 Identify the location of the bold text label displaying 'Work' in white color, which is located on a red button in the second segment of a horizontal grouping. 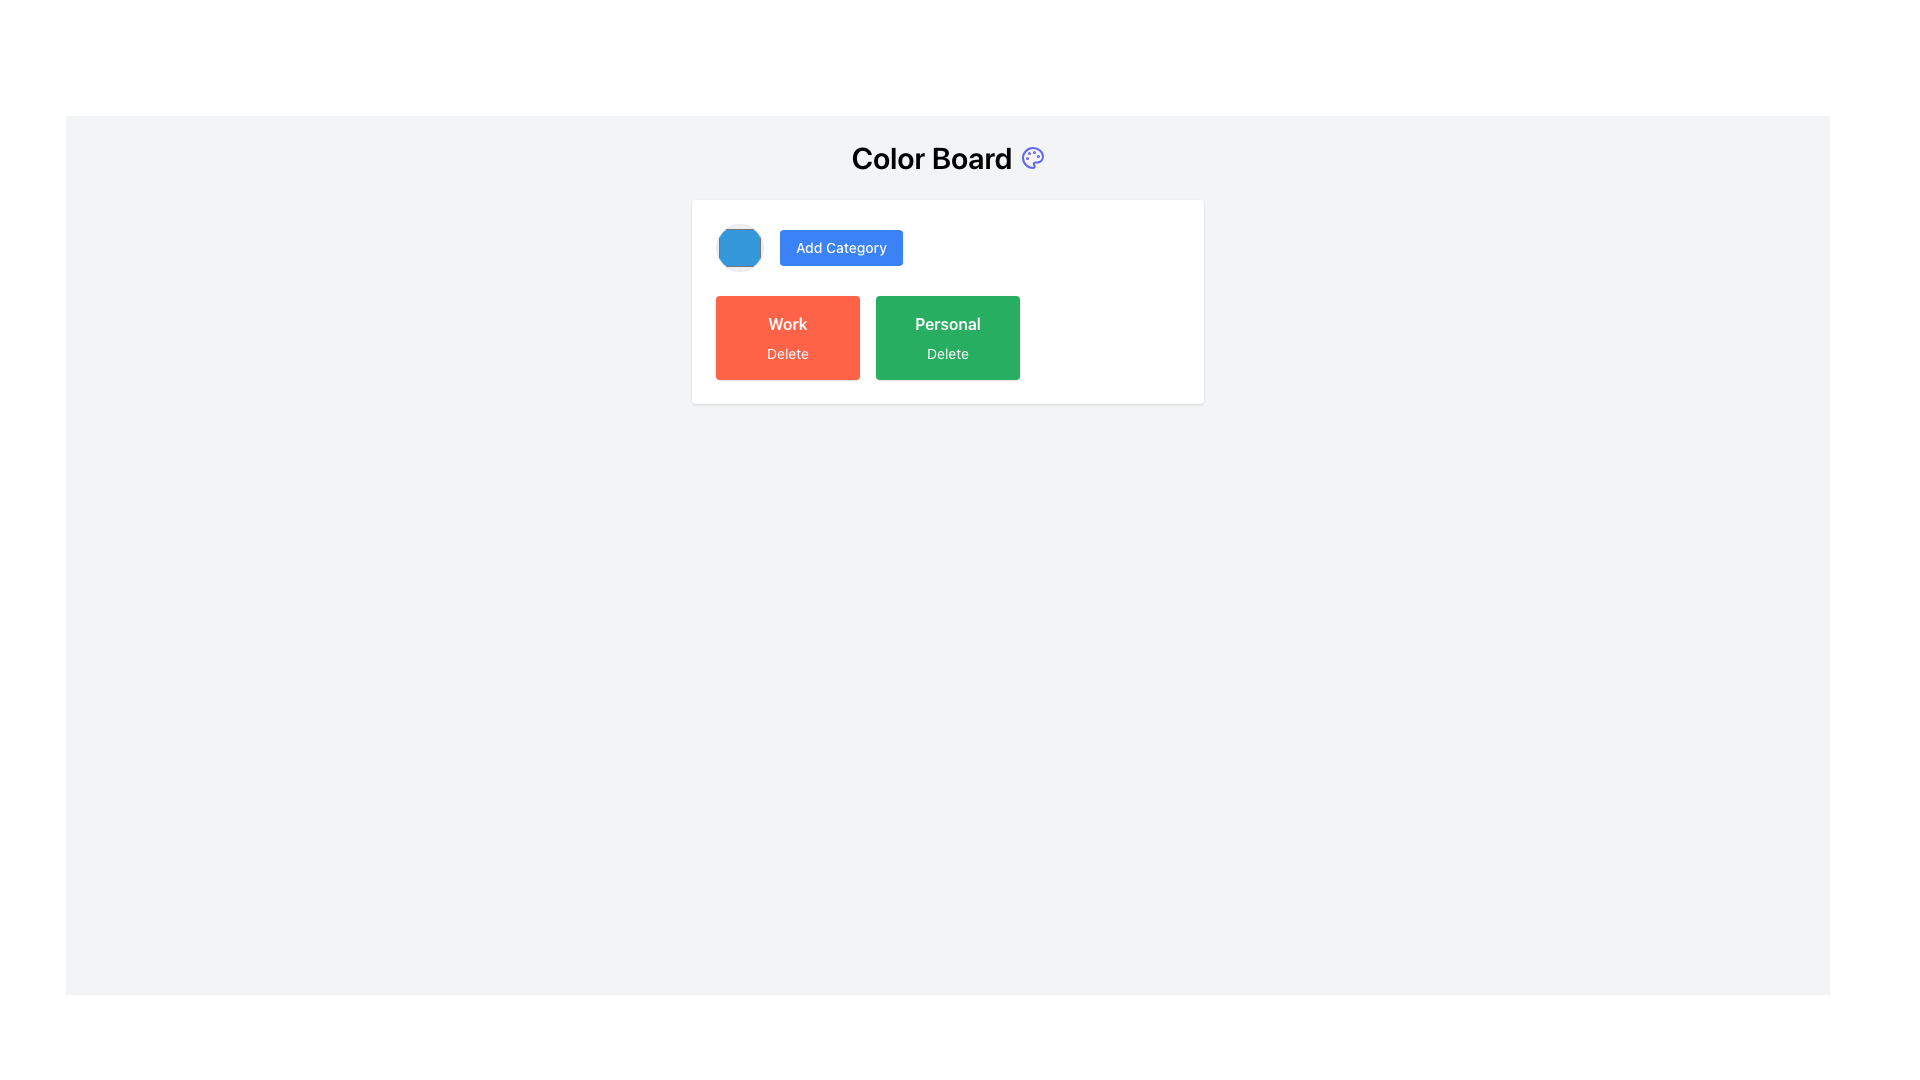
(786, 323).